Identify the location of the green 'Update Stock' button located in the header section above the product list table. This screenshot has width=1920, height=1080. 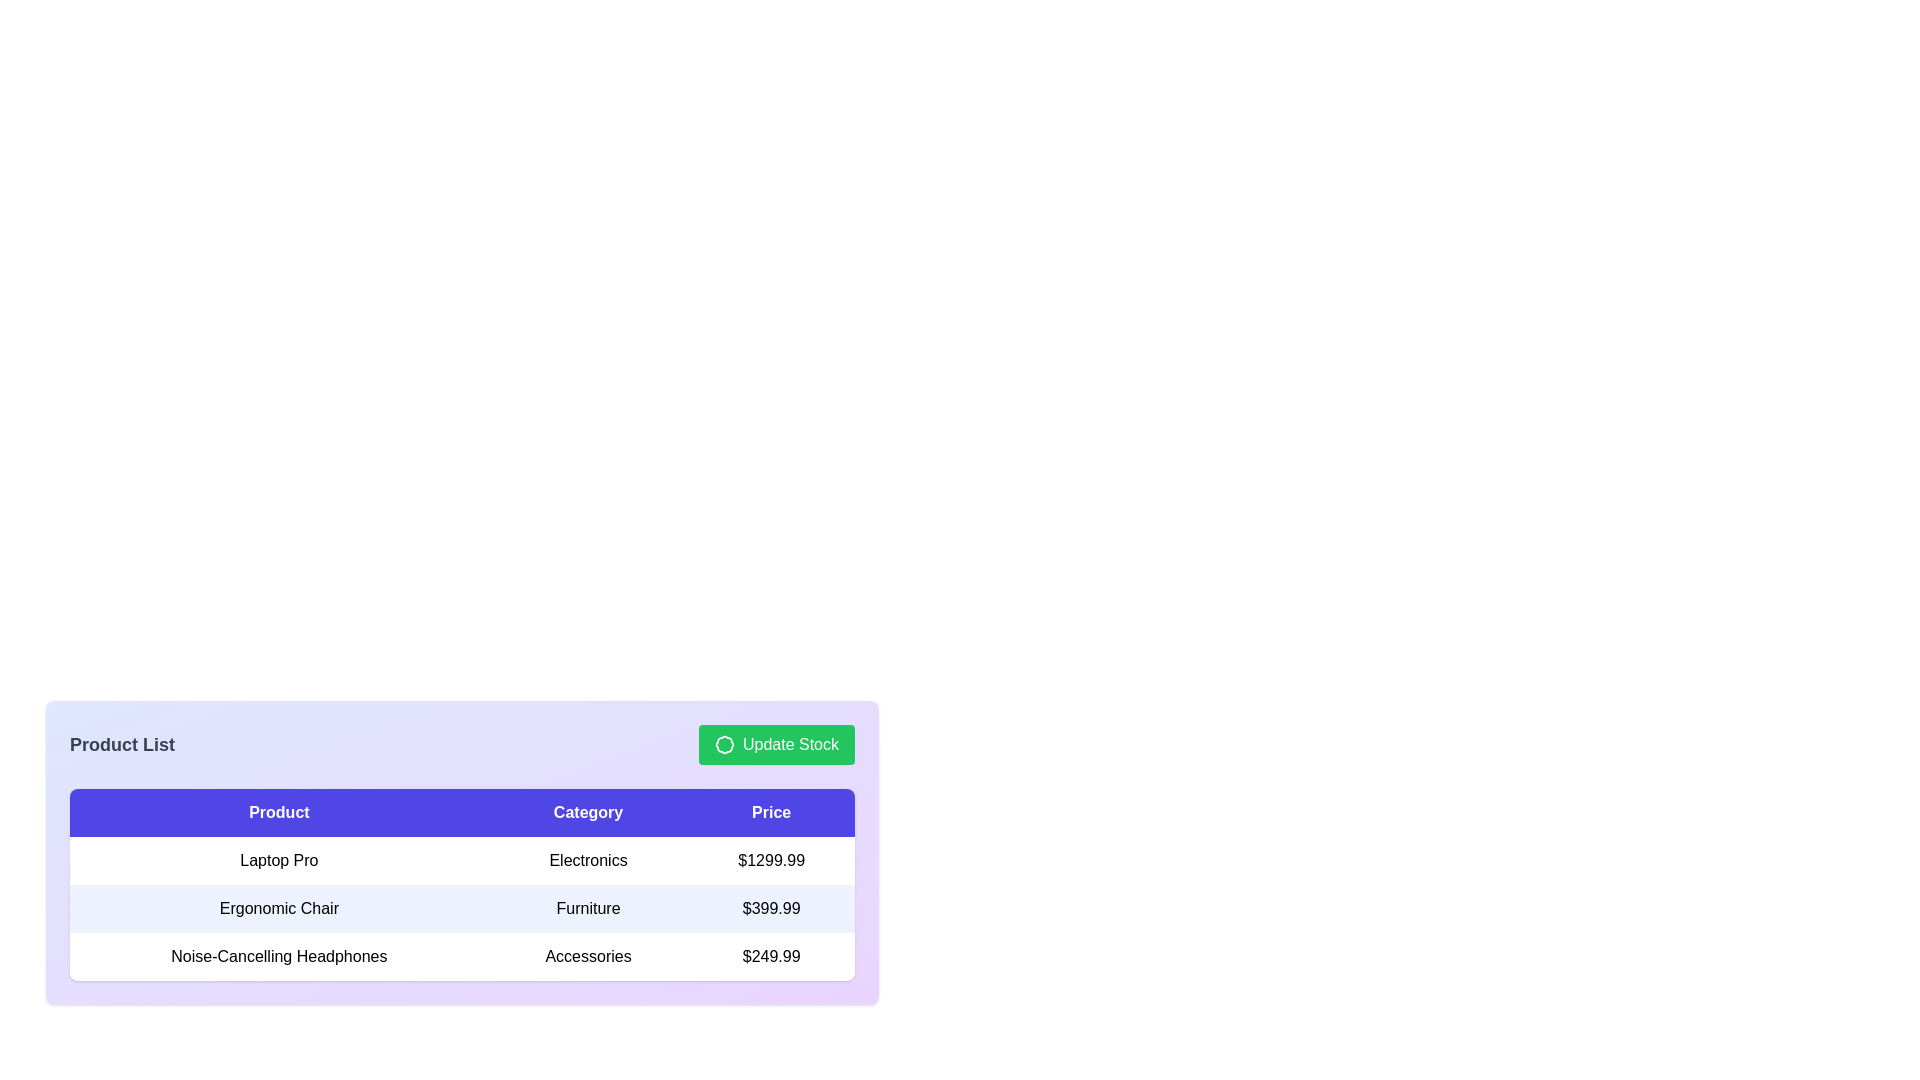
(776, 744).